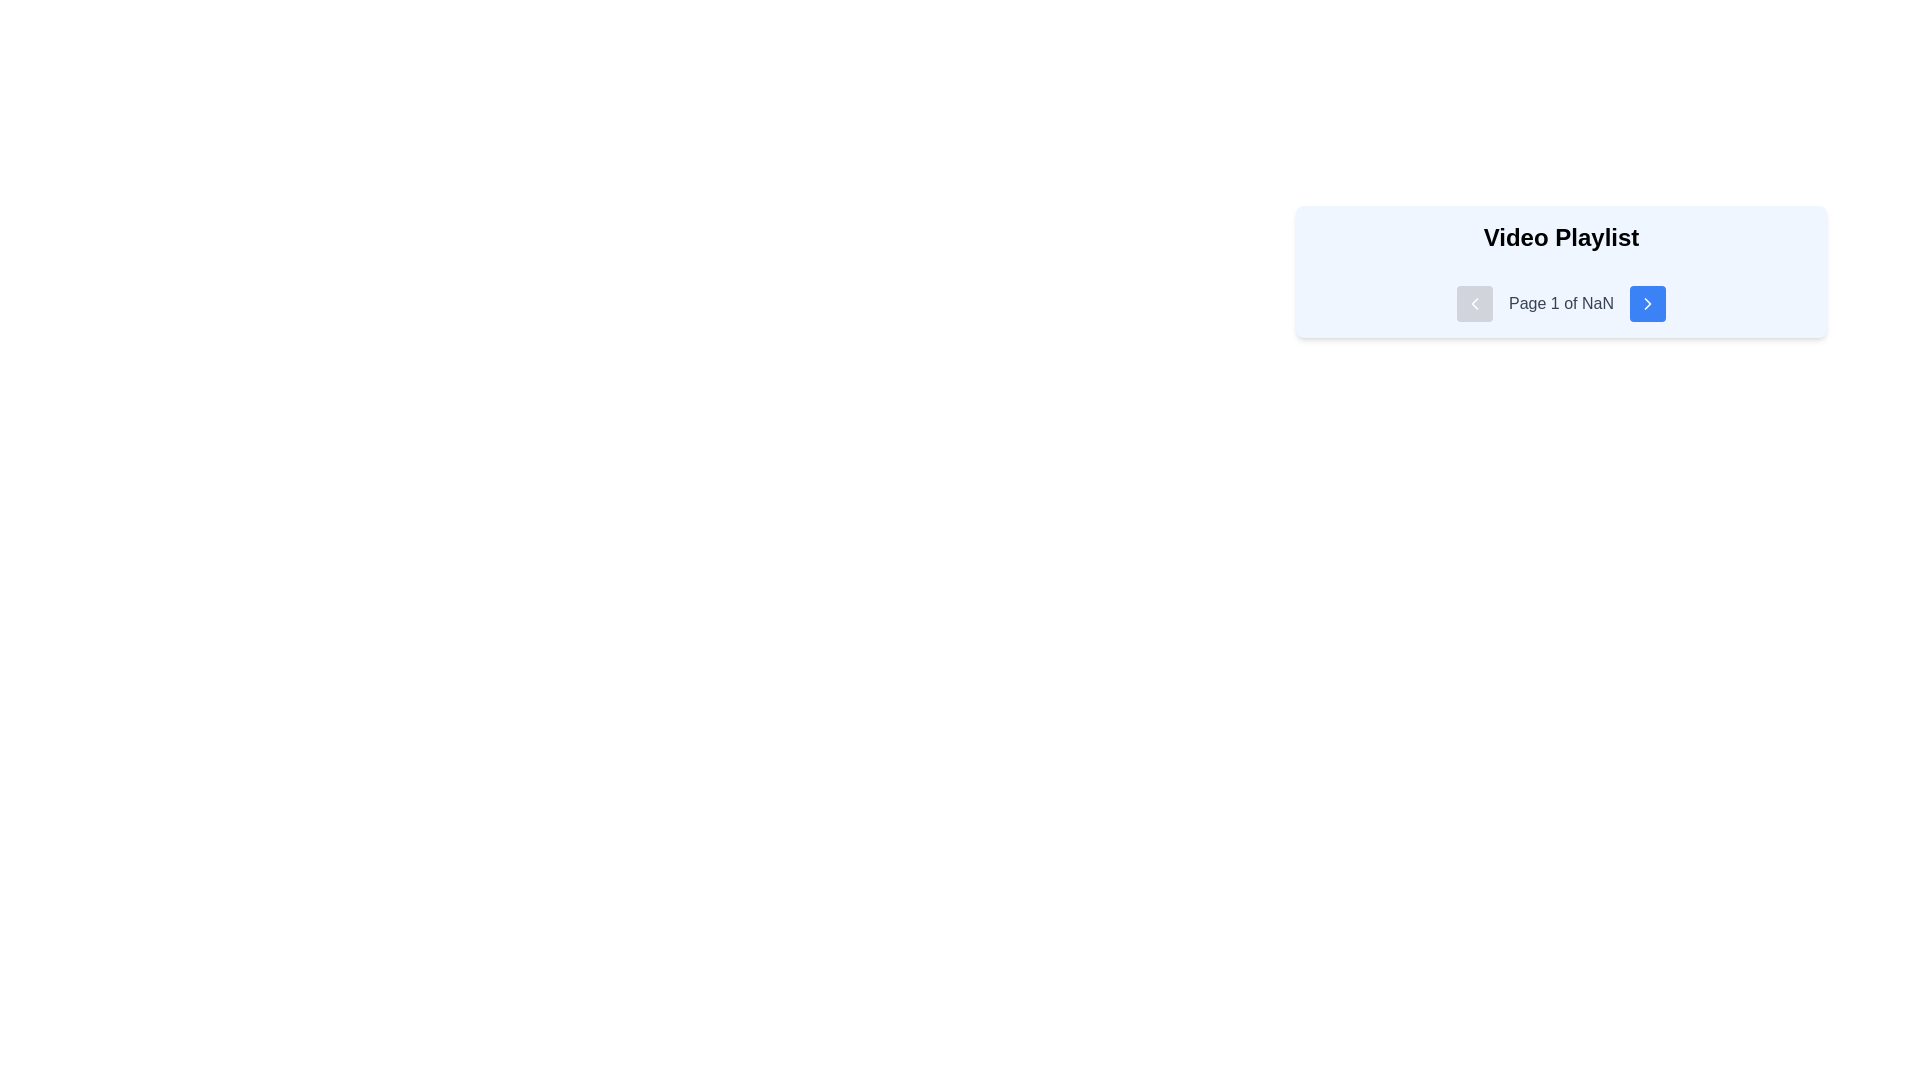  What do you see at coordinates (1647, 304) in the screenshot?
I see `the rightmost navigation button located in the navigation bar below the title 'Video Playlist'` at bounding box center [1647, 304].